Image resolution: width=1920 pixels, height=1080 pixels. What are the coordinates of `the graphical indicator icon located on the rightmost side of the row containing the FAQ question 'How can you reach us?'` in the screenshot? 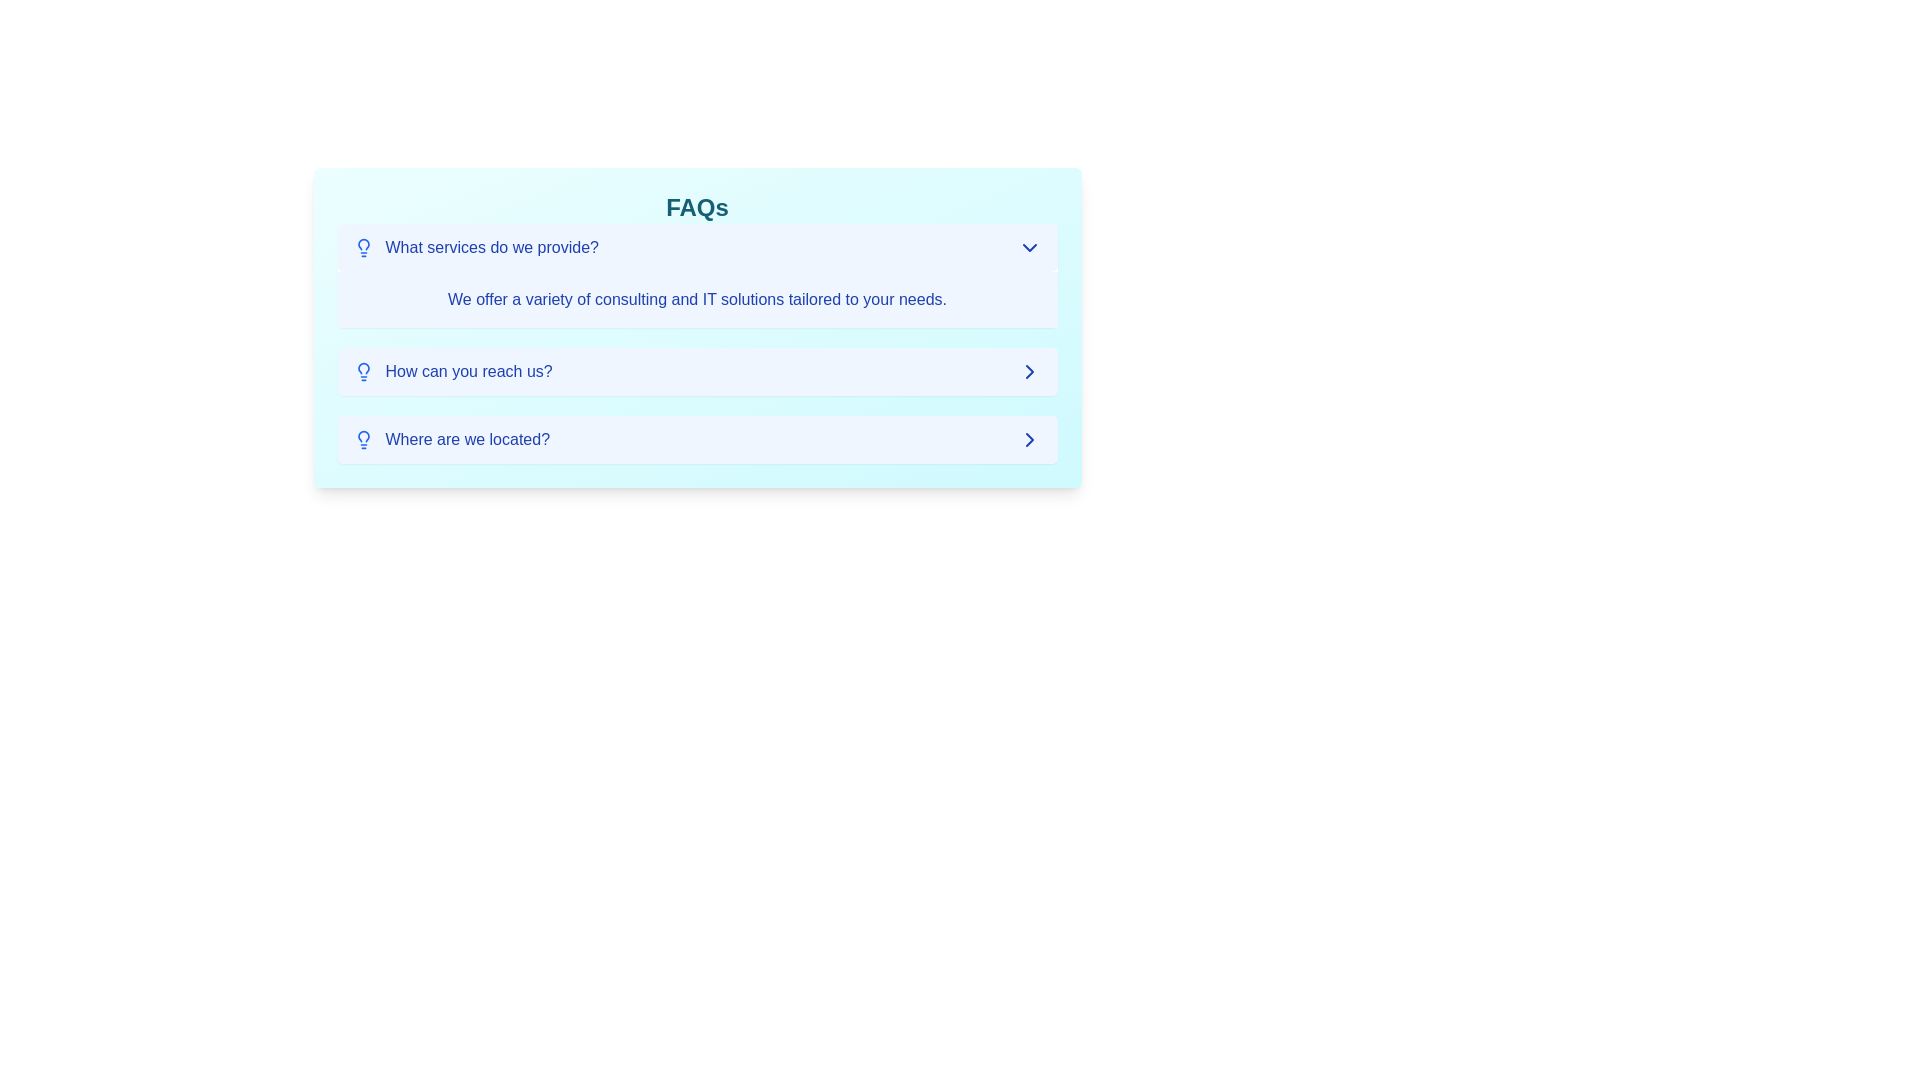 It's located at (1029, 371).